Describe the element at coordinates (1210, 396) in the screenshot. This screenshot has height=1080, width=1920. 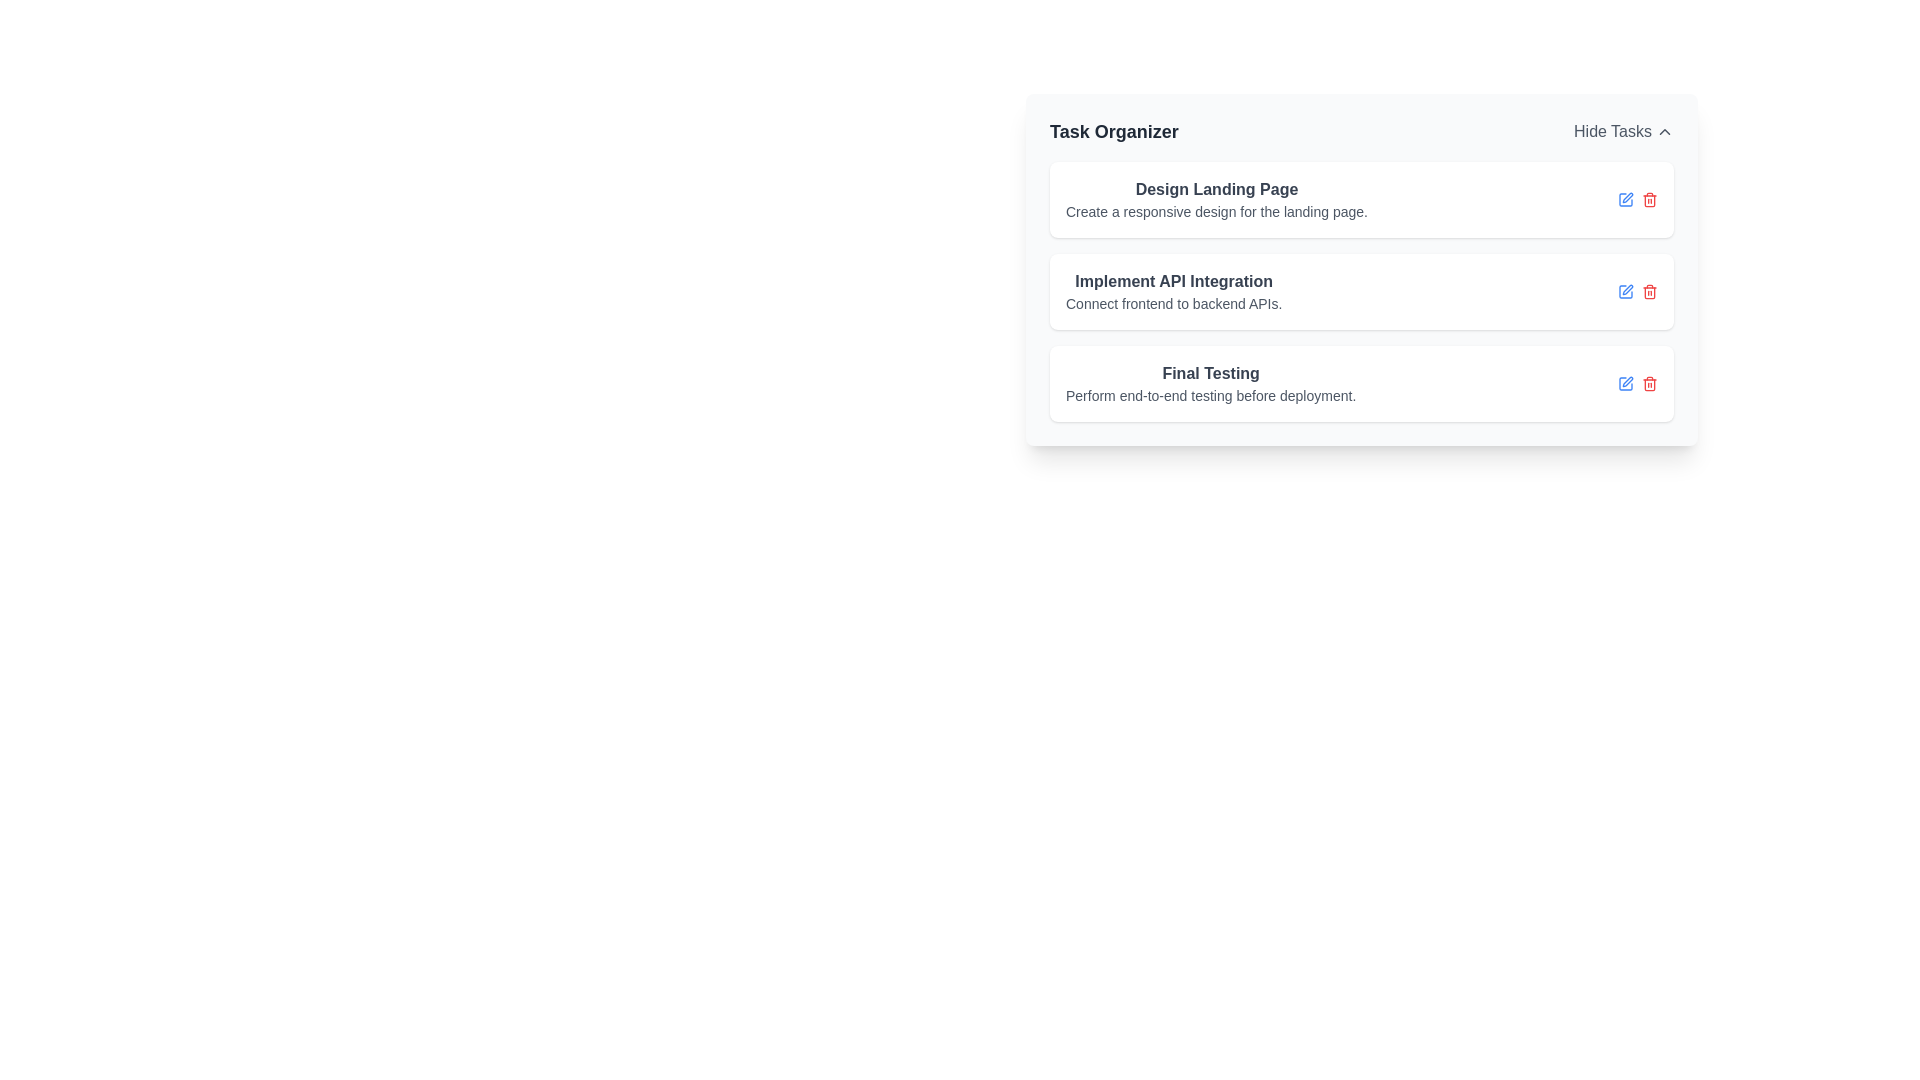
I see `the text block displaying 'Perform end-to-end testing before deployment.' located underneath the heading 'Final Testing.'` at that location.